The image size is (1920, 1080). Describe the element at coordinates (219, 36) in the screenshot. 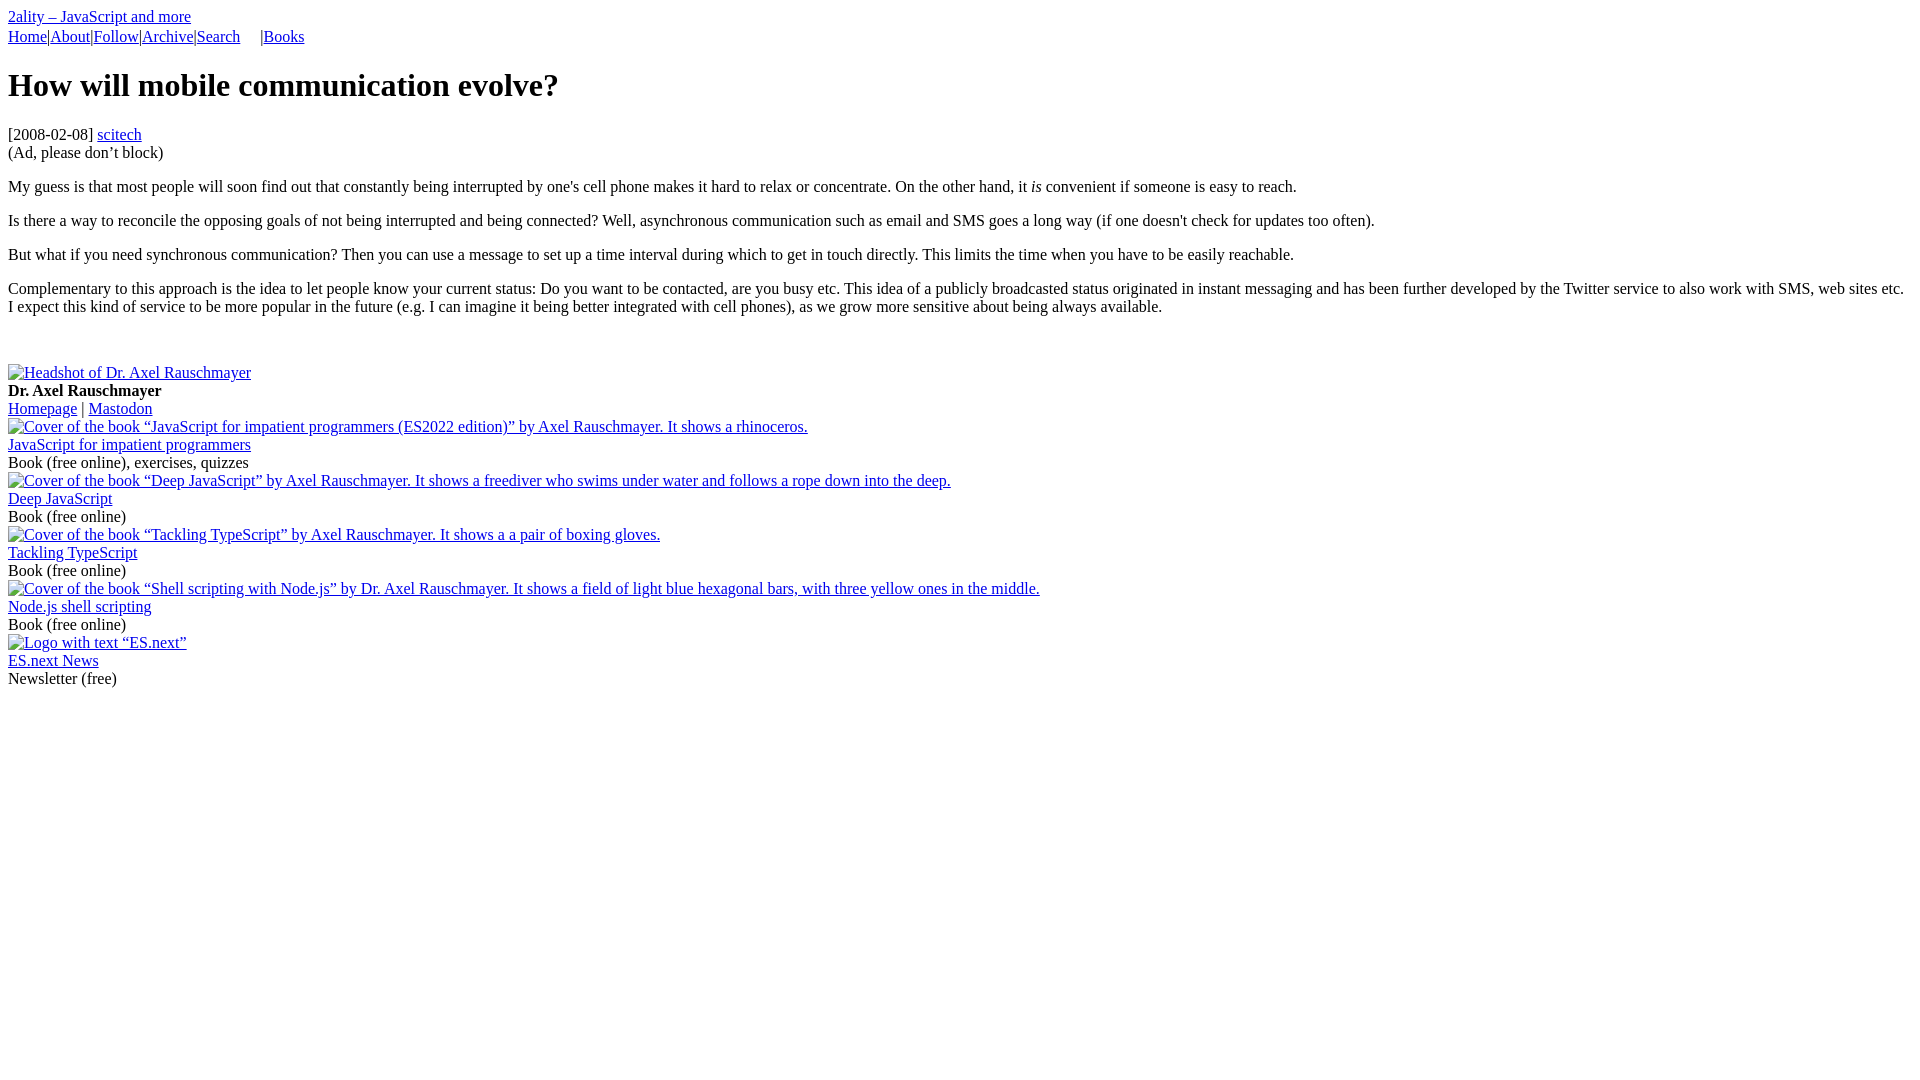

I see `'Search'` at that location.